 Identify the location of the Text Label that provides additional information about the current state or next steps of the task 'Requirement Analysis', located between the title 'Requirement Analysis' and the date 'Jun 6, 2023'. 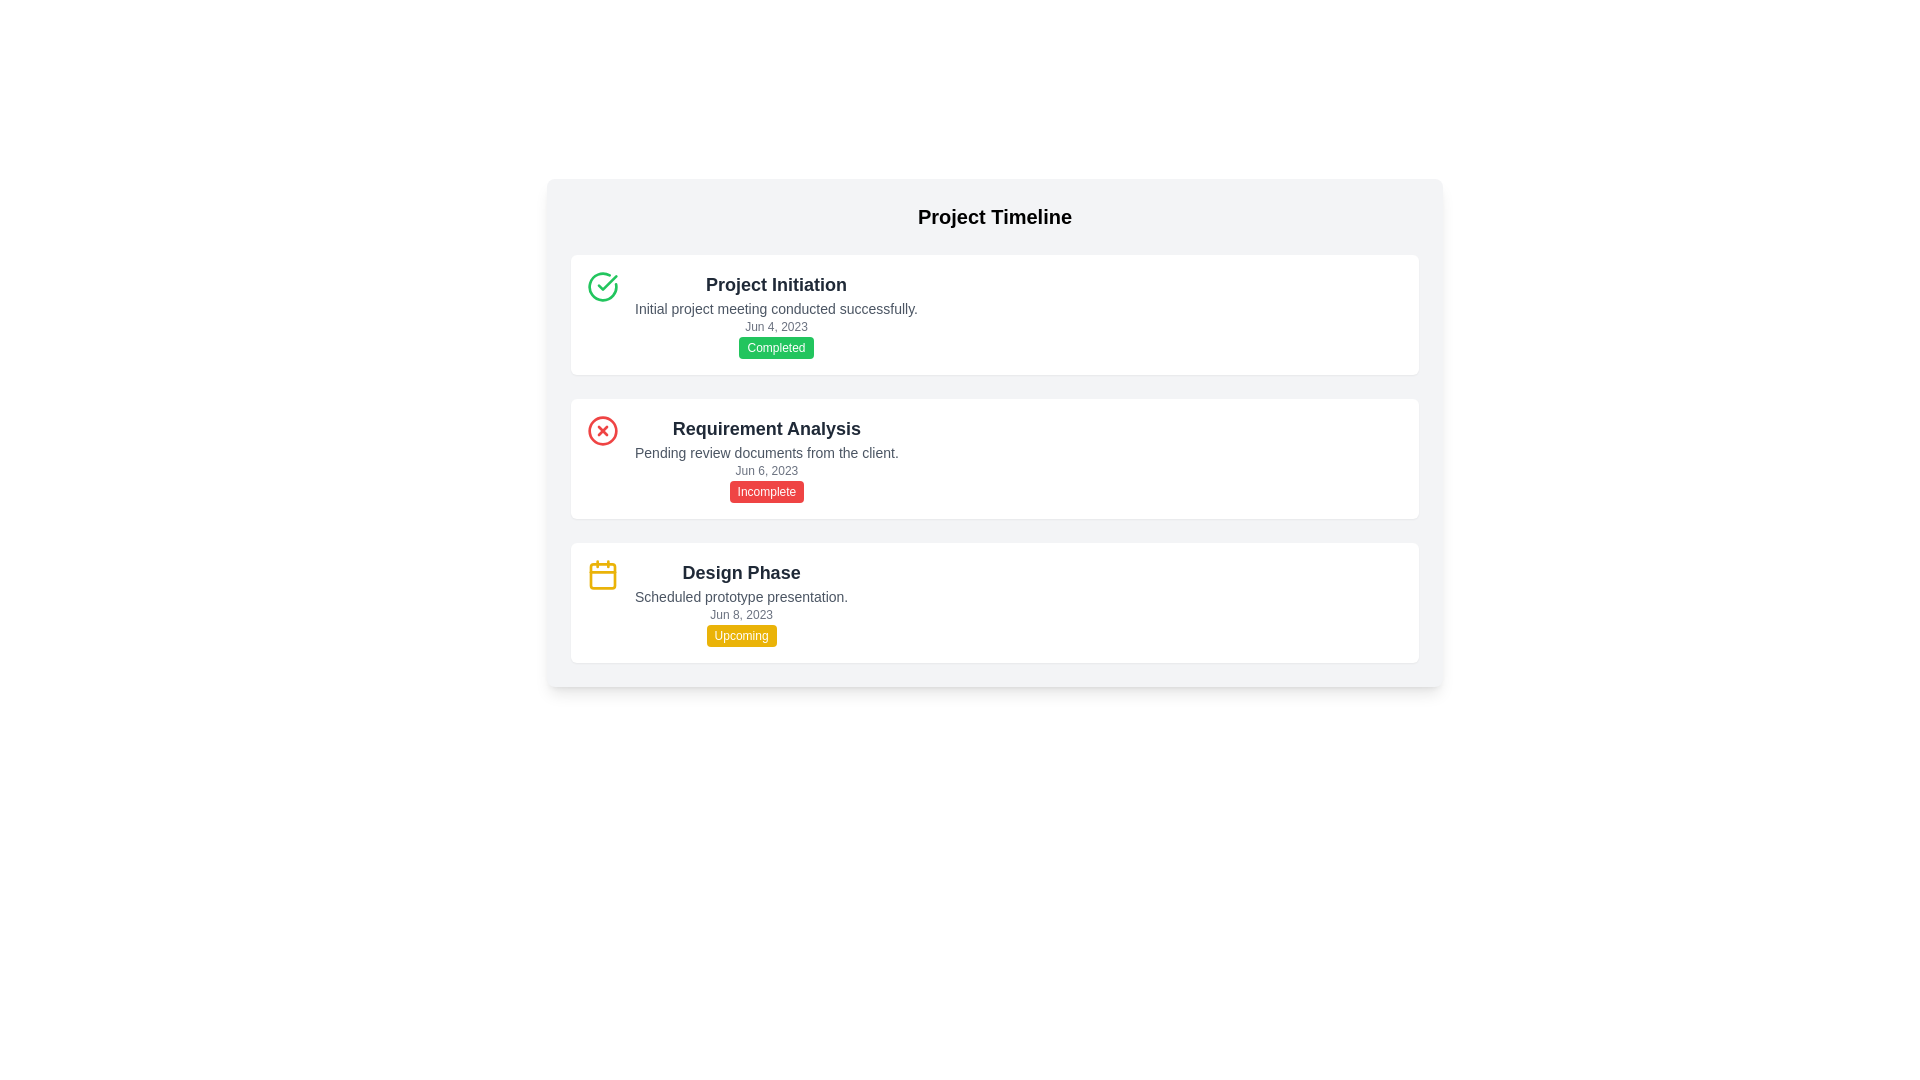
(765, 452).